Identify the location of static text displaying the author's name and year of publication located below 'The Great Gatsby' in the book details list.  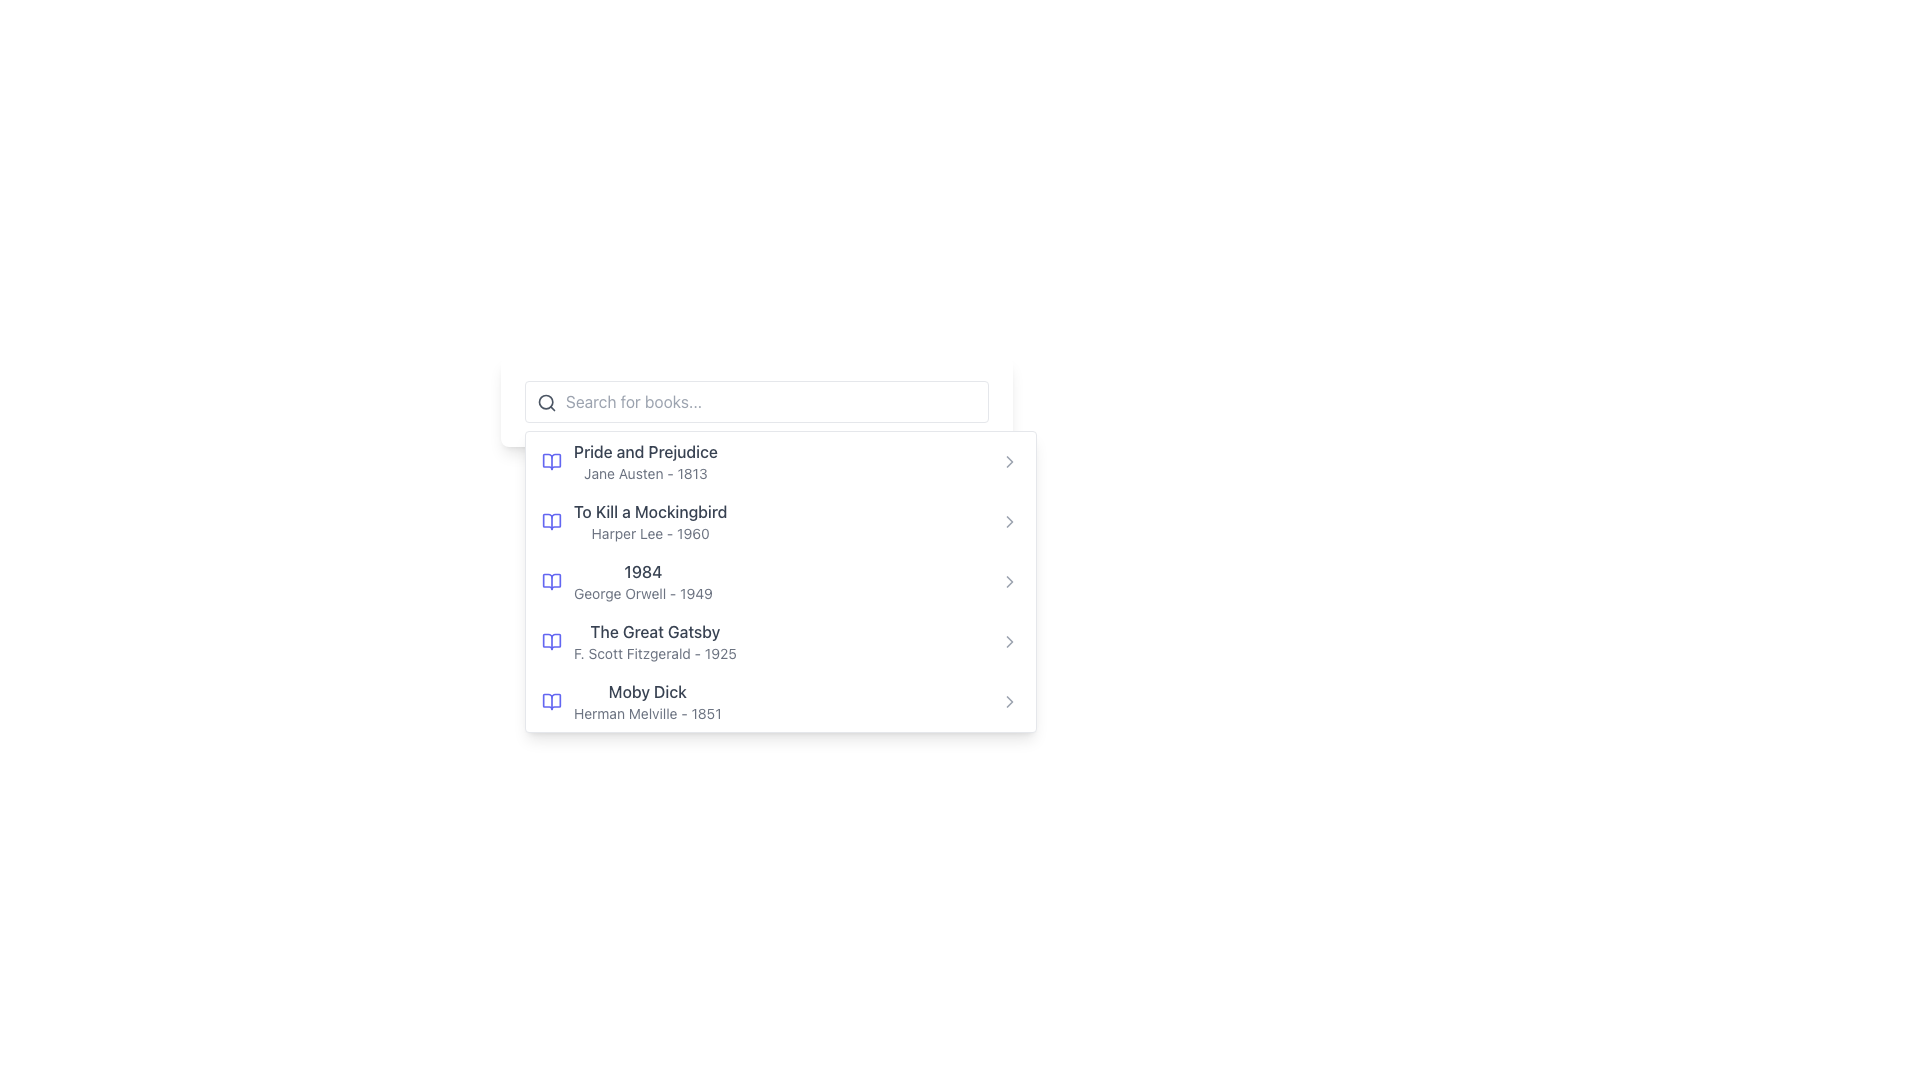
(655, 654).